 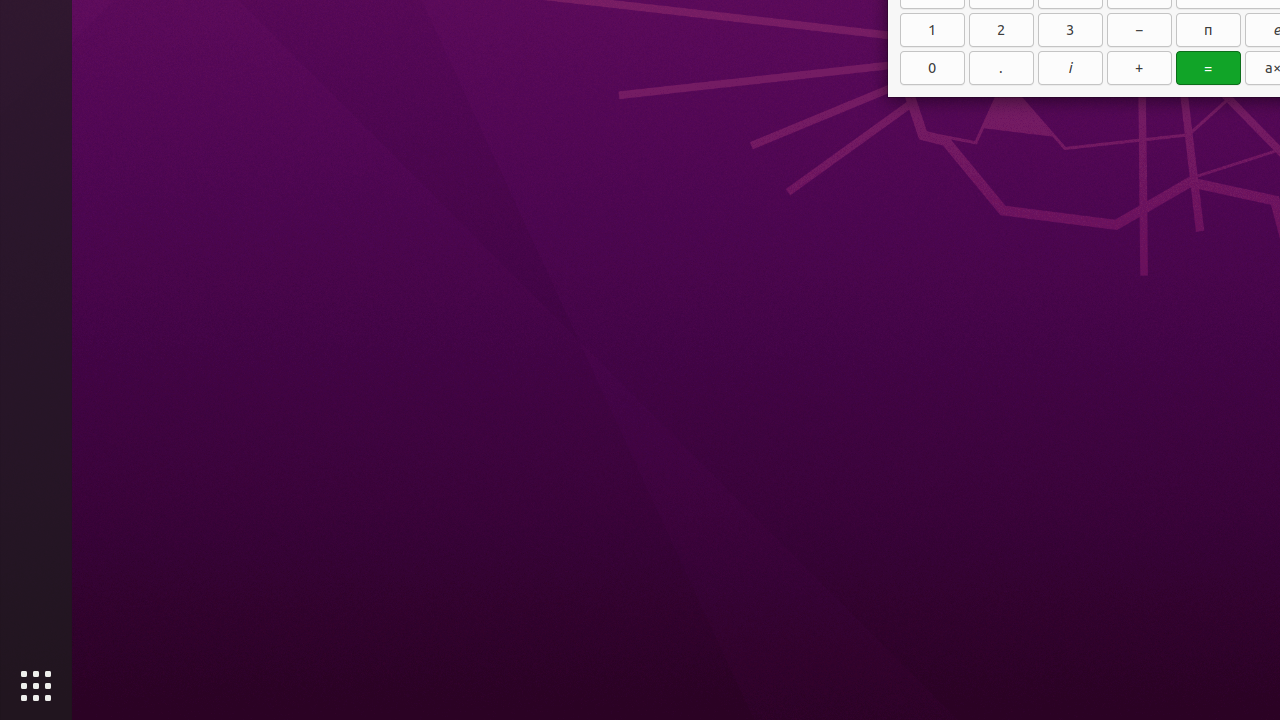 I want to click on '2', so click(x=1001, y=30).